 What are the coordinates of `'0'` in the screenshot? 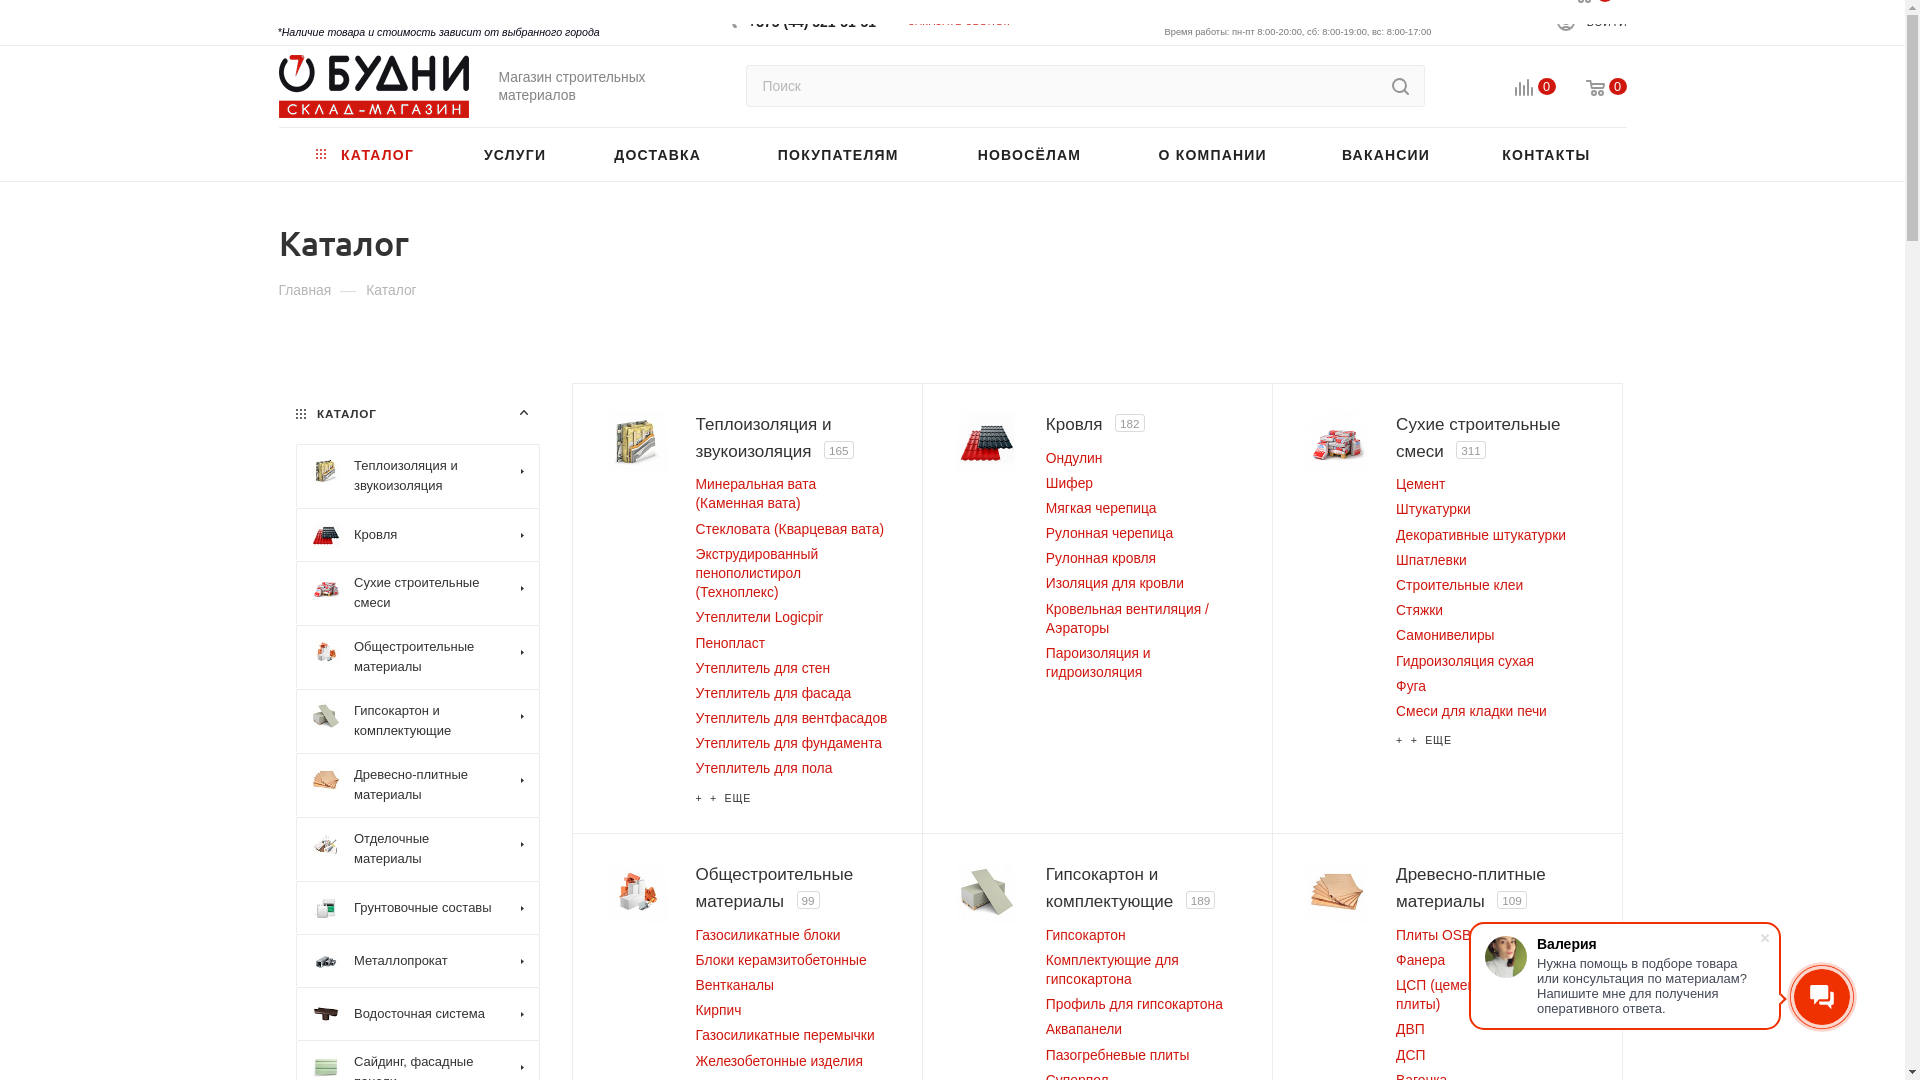 It's located at (1590, 87).